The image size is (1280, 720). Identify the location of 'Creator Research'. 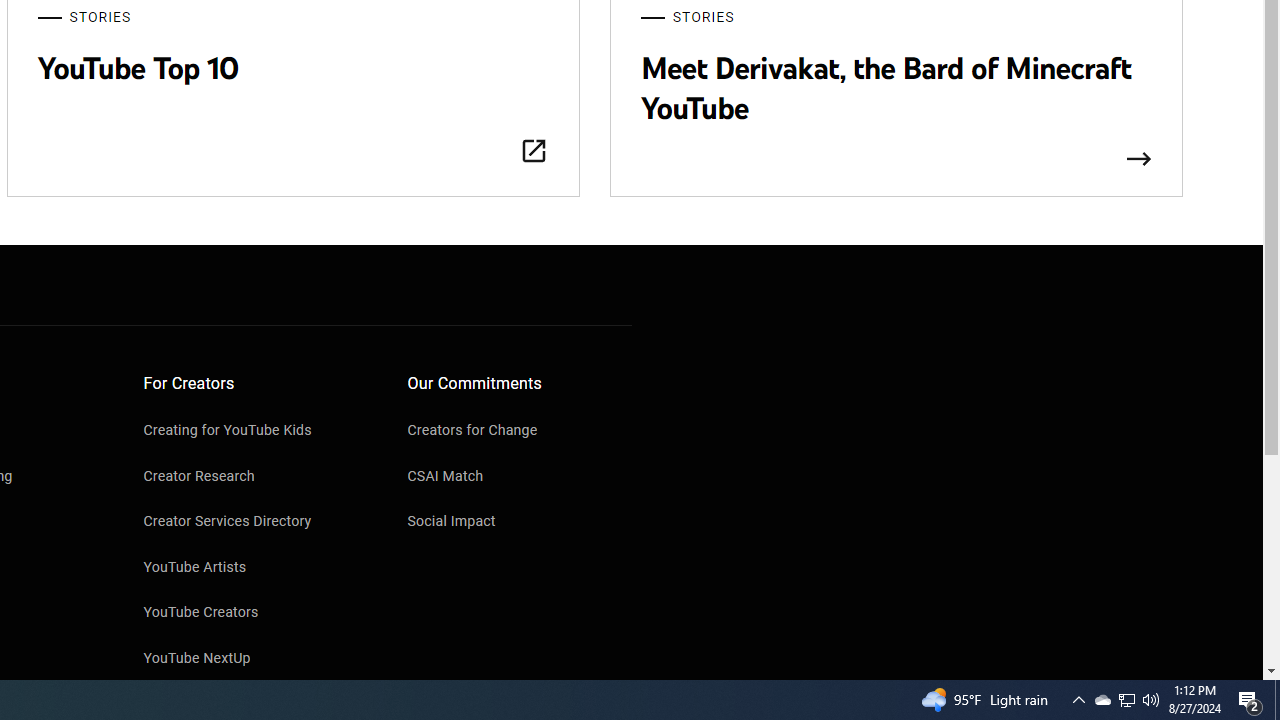
(255, 478).